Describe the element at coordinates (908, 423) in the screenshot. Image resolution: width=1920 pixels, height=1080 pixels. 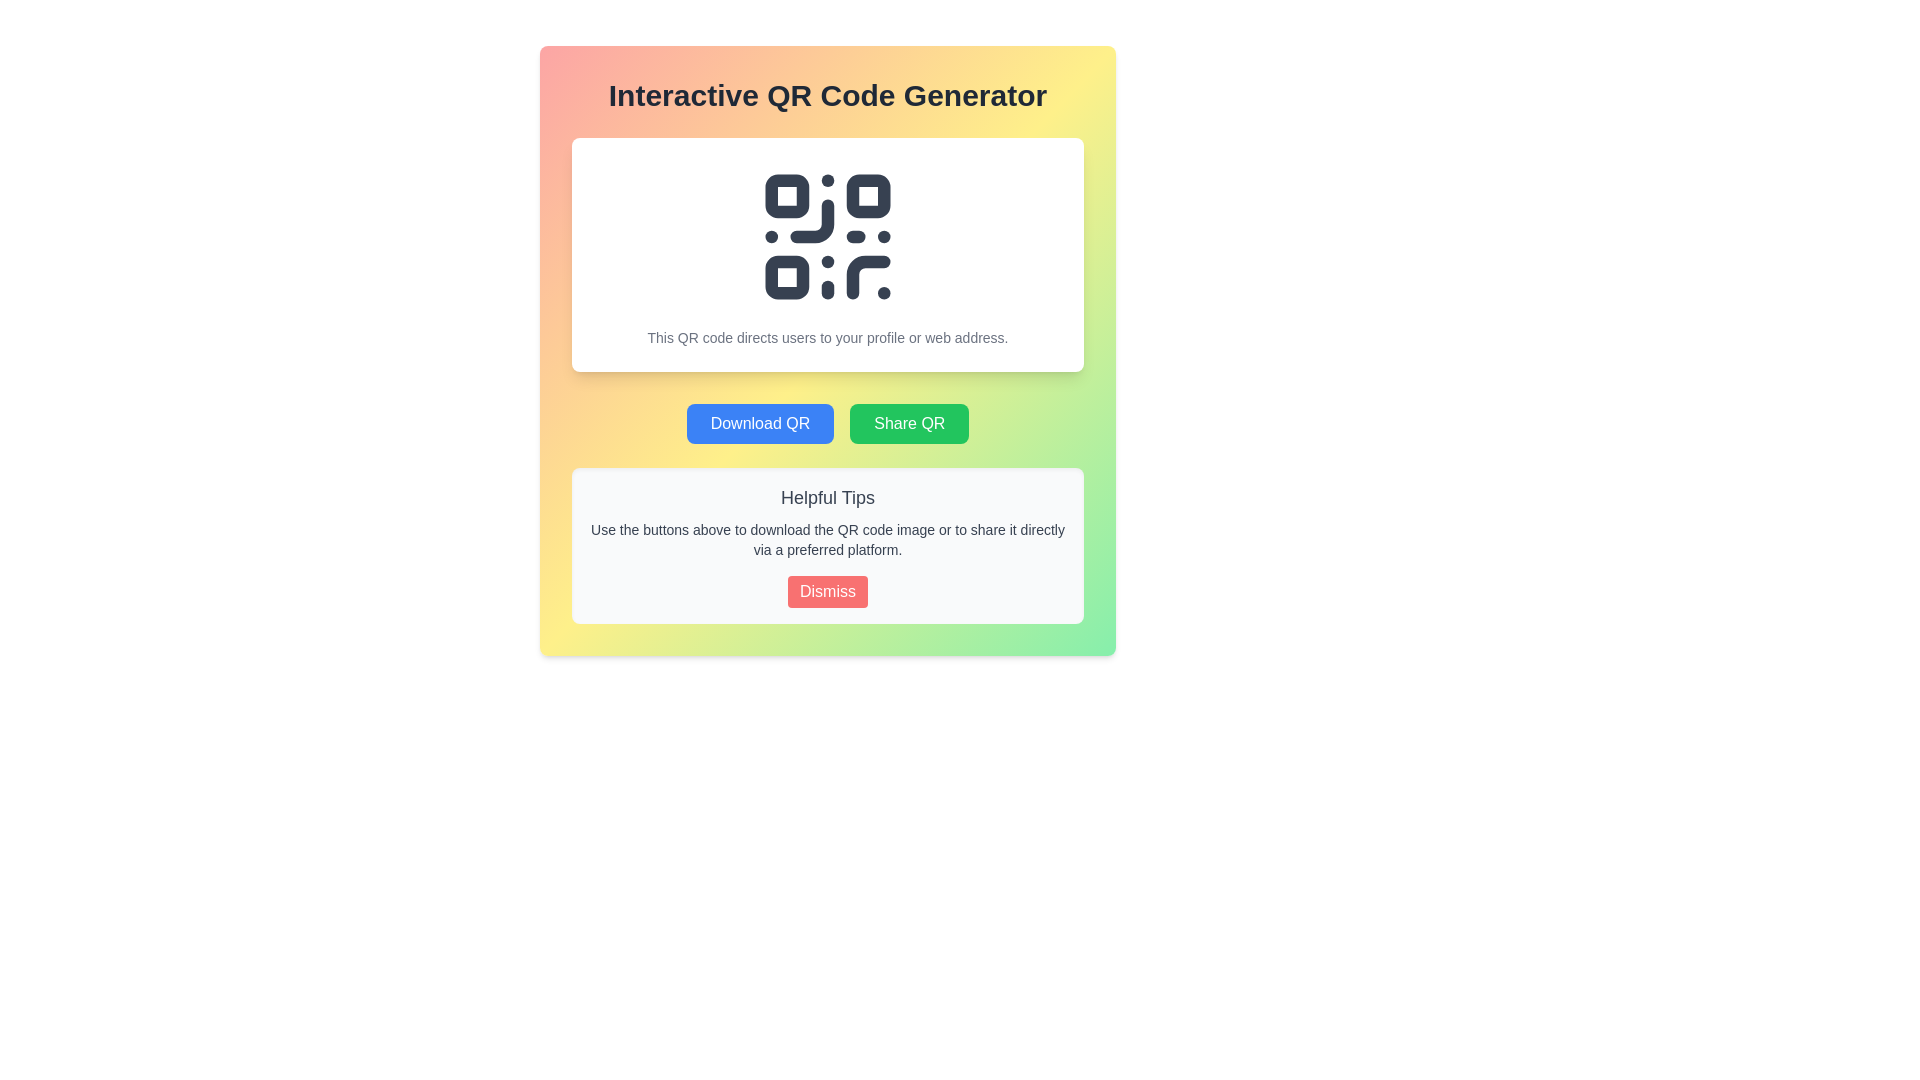
I see `the green 'Share QR' button with white text` at that location.